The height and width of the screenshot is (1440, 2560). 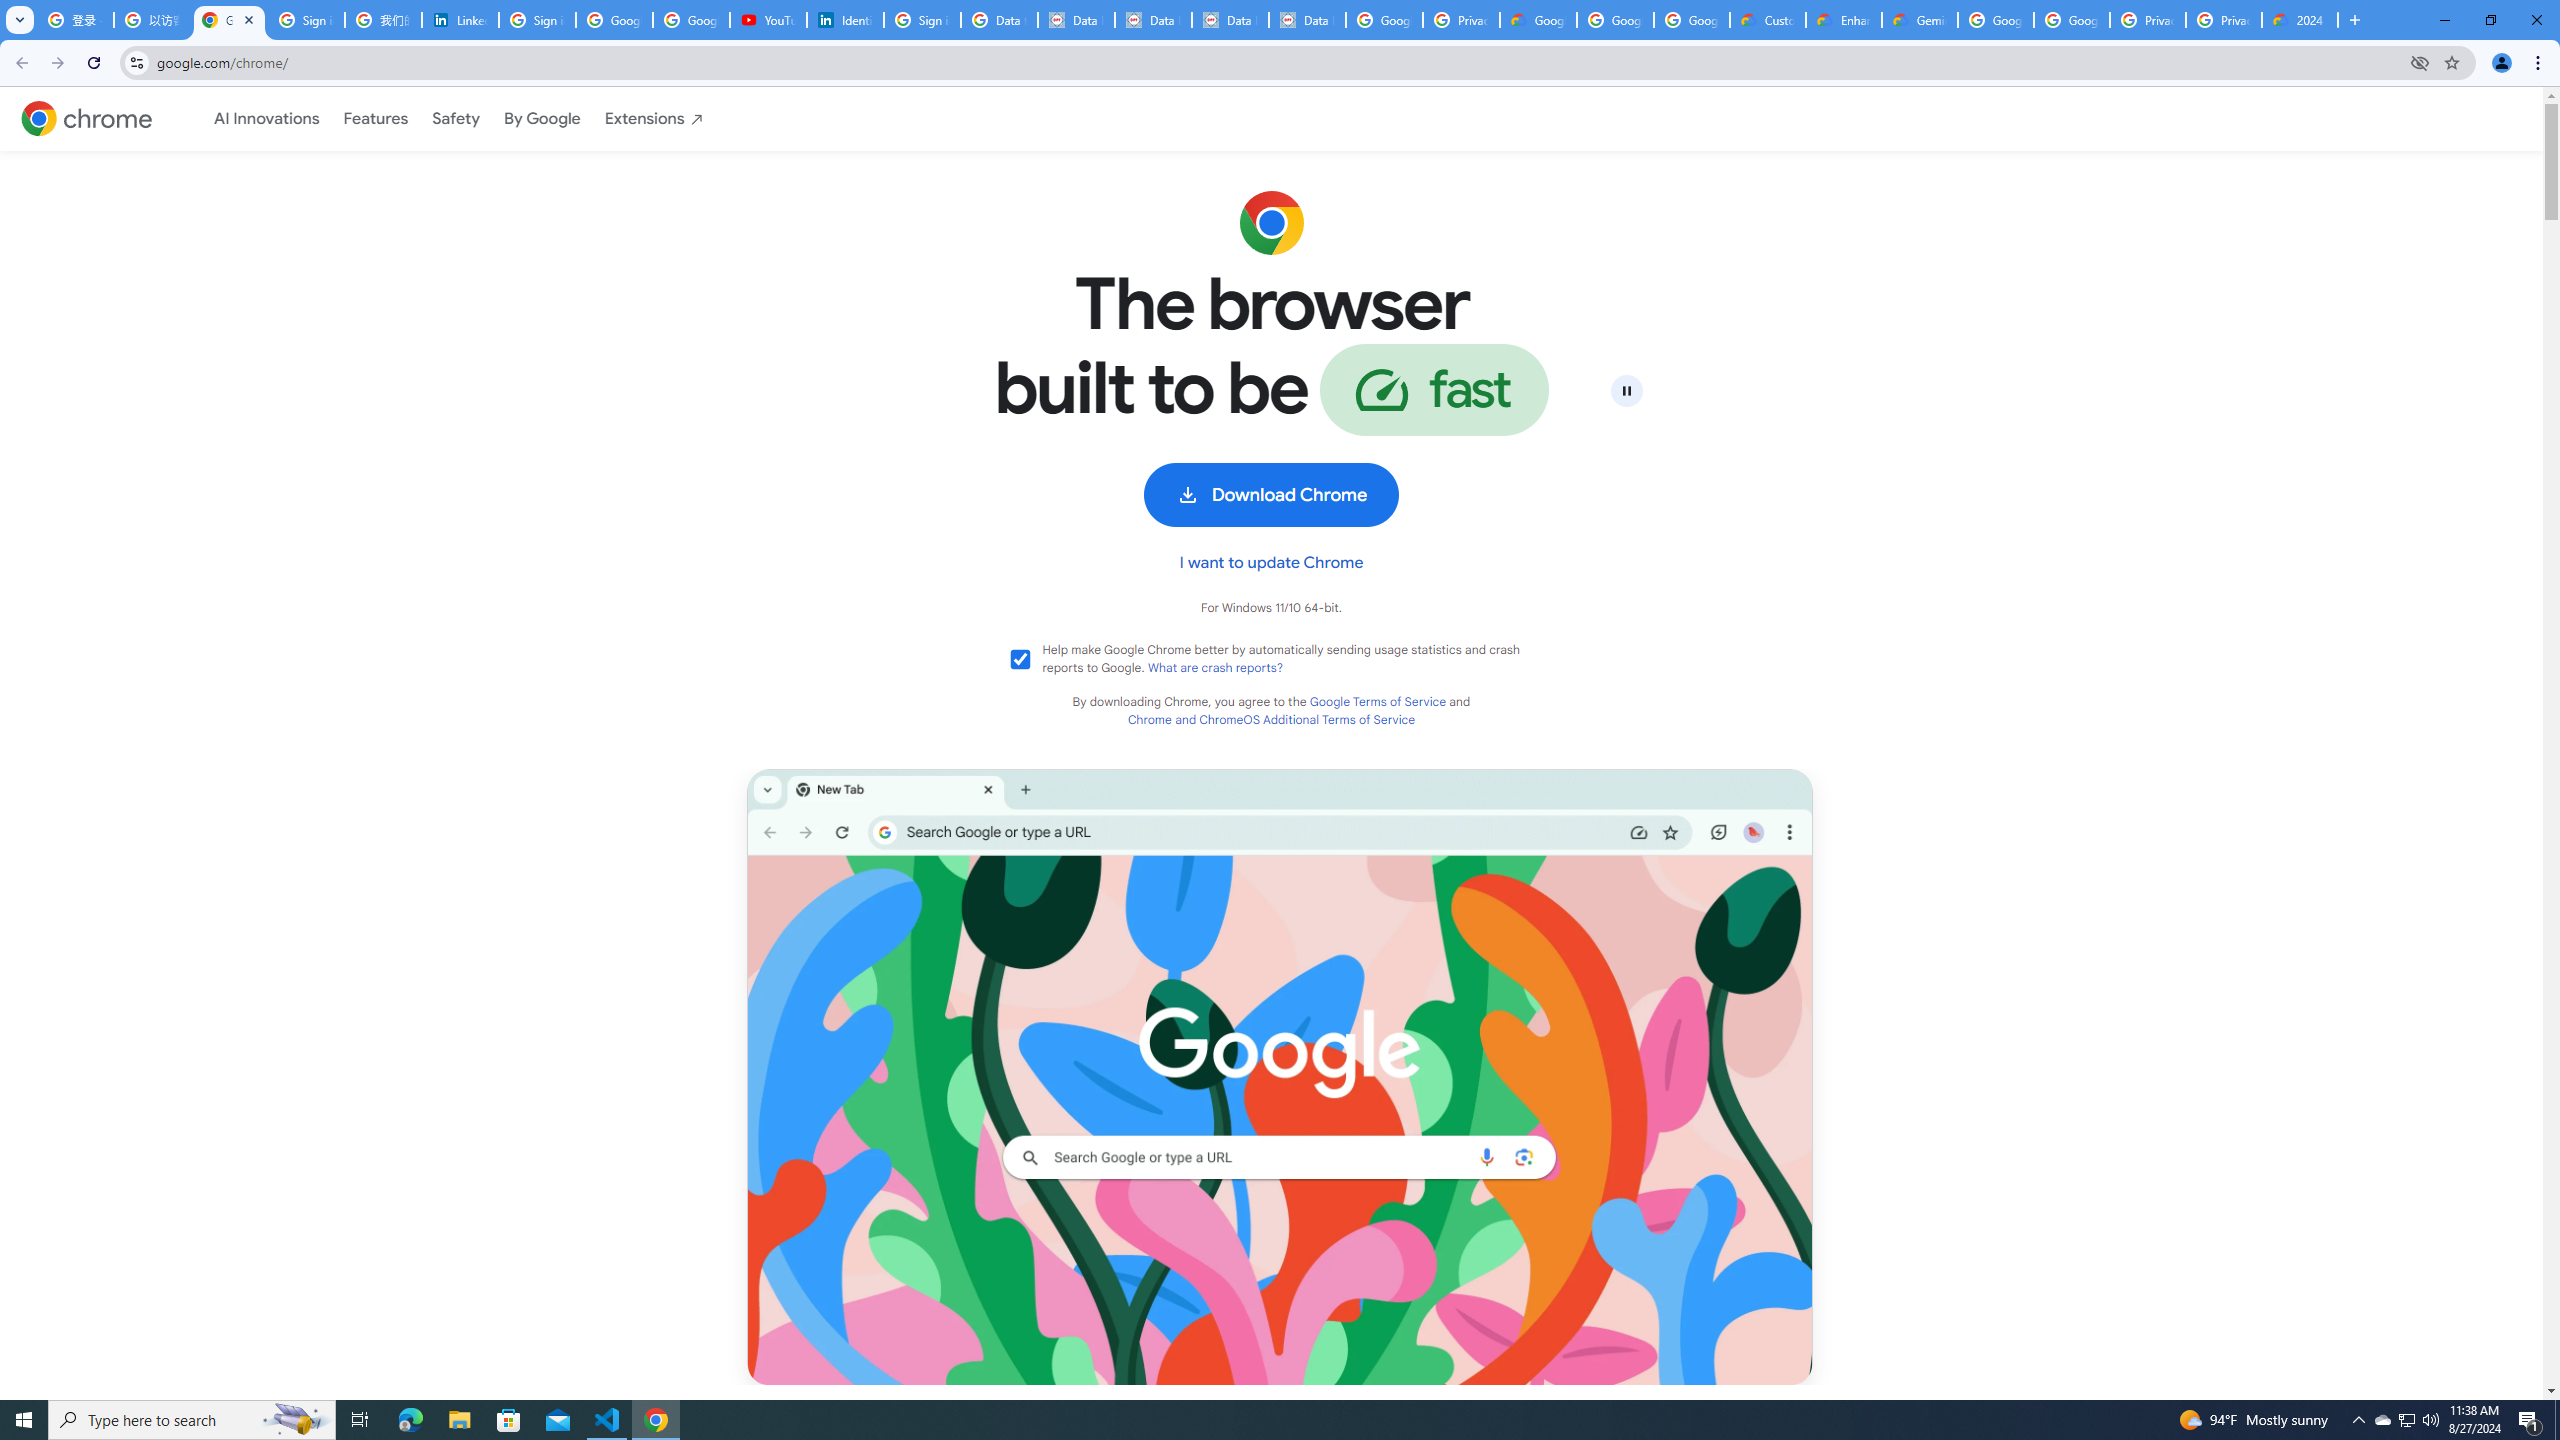 I want to click on 'Google Cloud Platform', so click(x=2071, y=19).